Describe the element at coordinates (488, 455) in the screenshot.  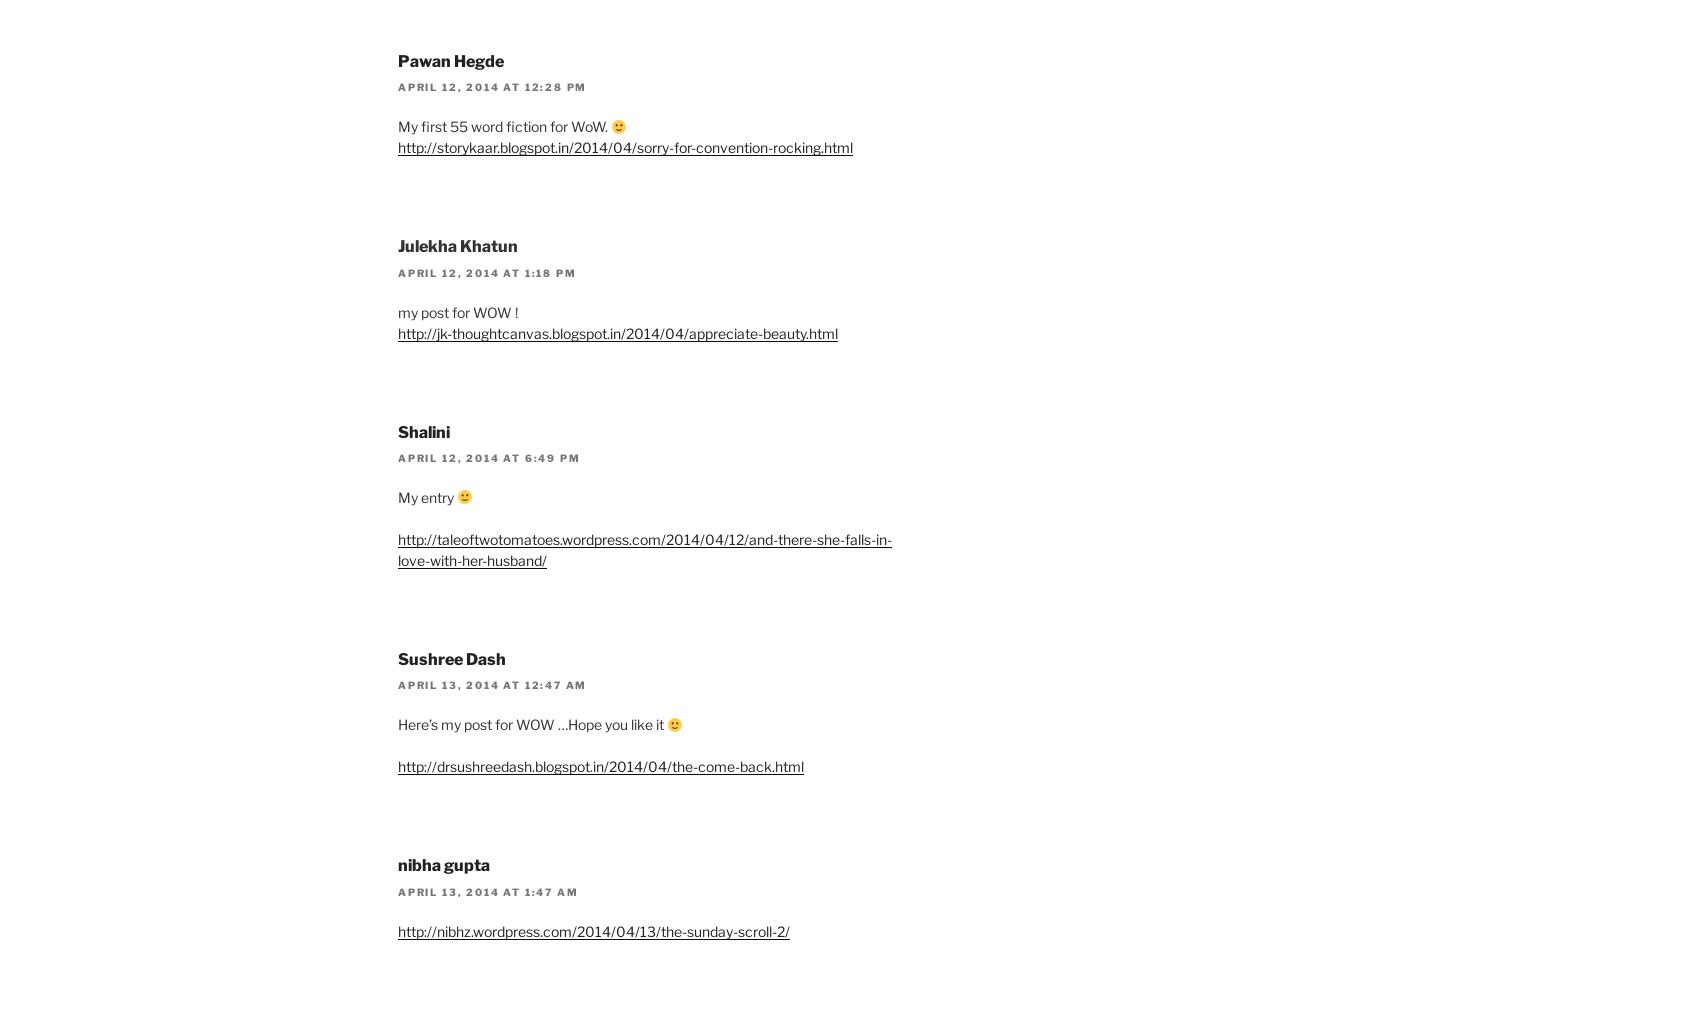
I see `'April 12, 2014 at 6:49 pm'` at that location.